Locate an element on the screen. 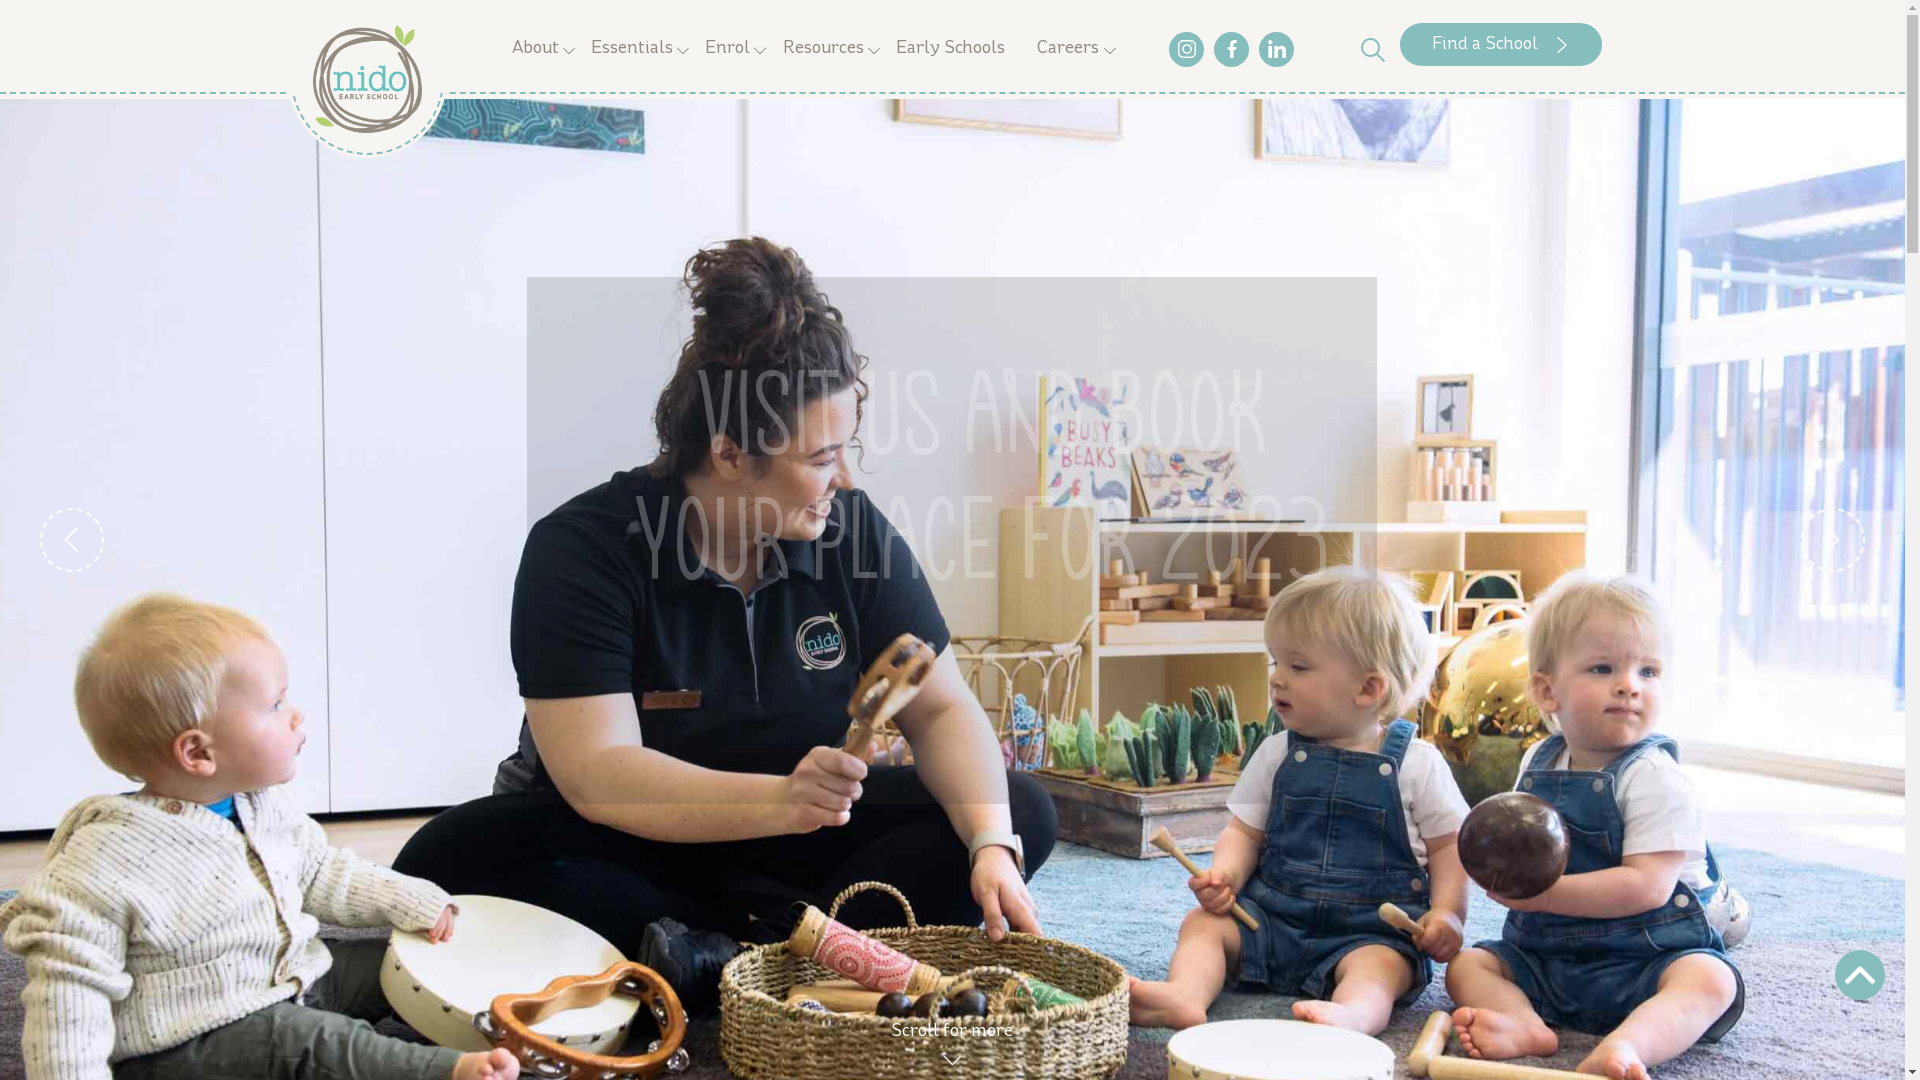  'Find a School' is located at coordinates (950, 723).